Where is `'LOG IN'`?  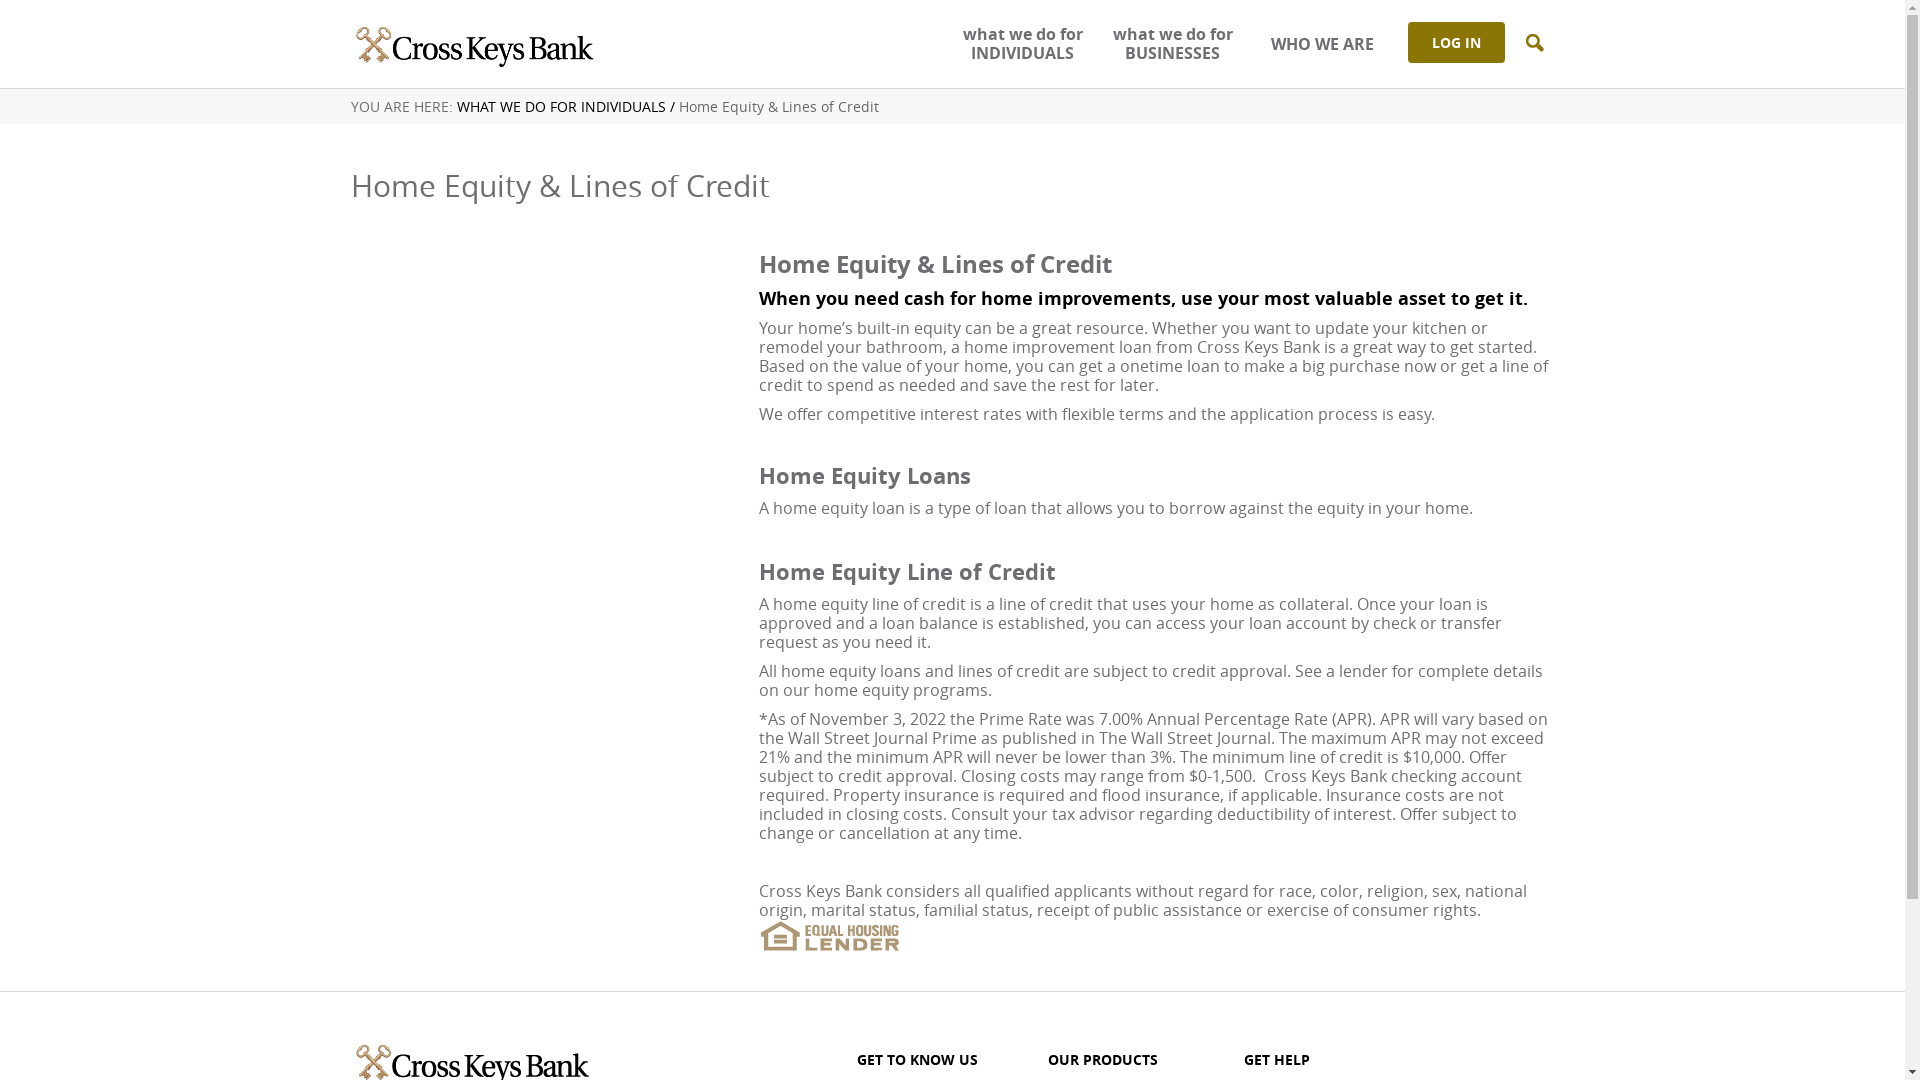
'LOG IN' is located at coordinates (1456, 42).